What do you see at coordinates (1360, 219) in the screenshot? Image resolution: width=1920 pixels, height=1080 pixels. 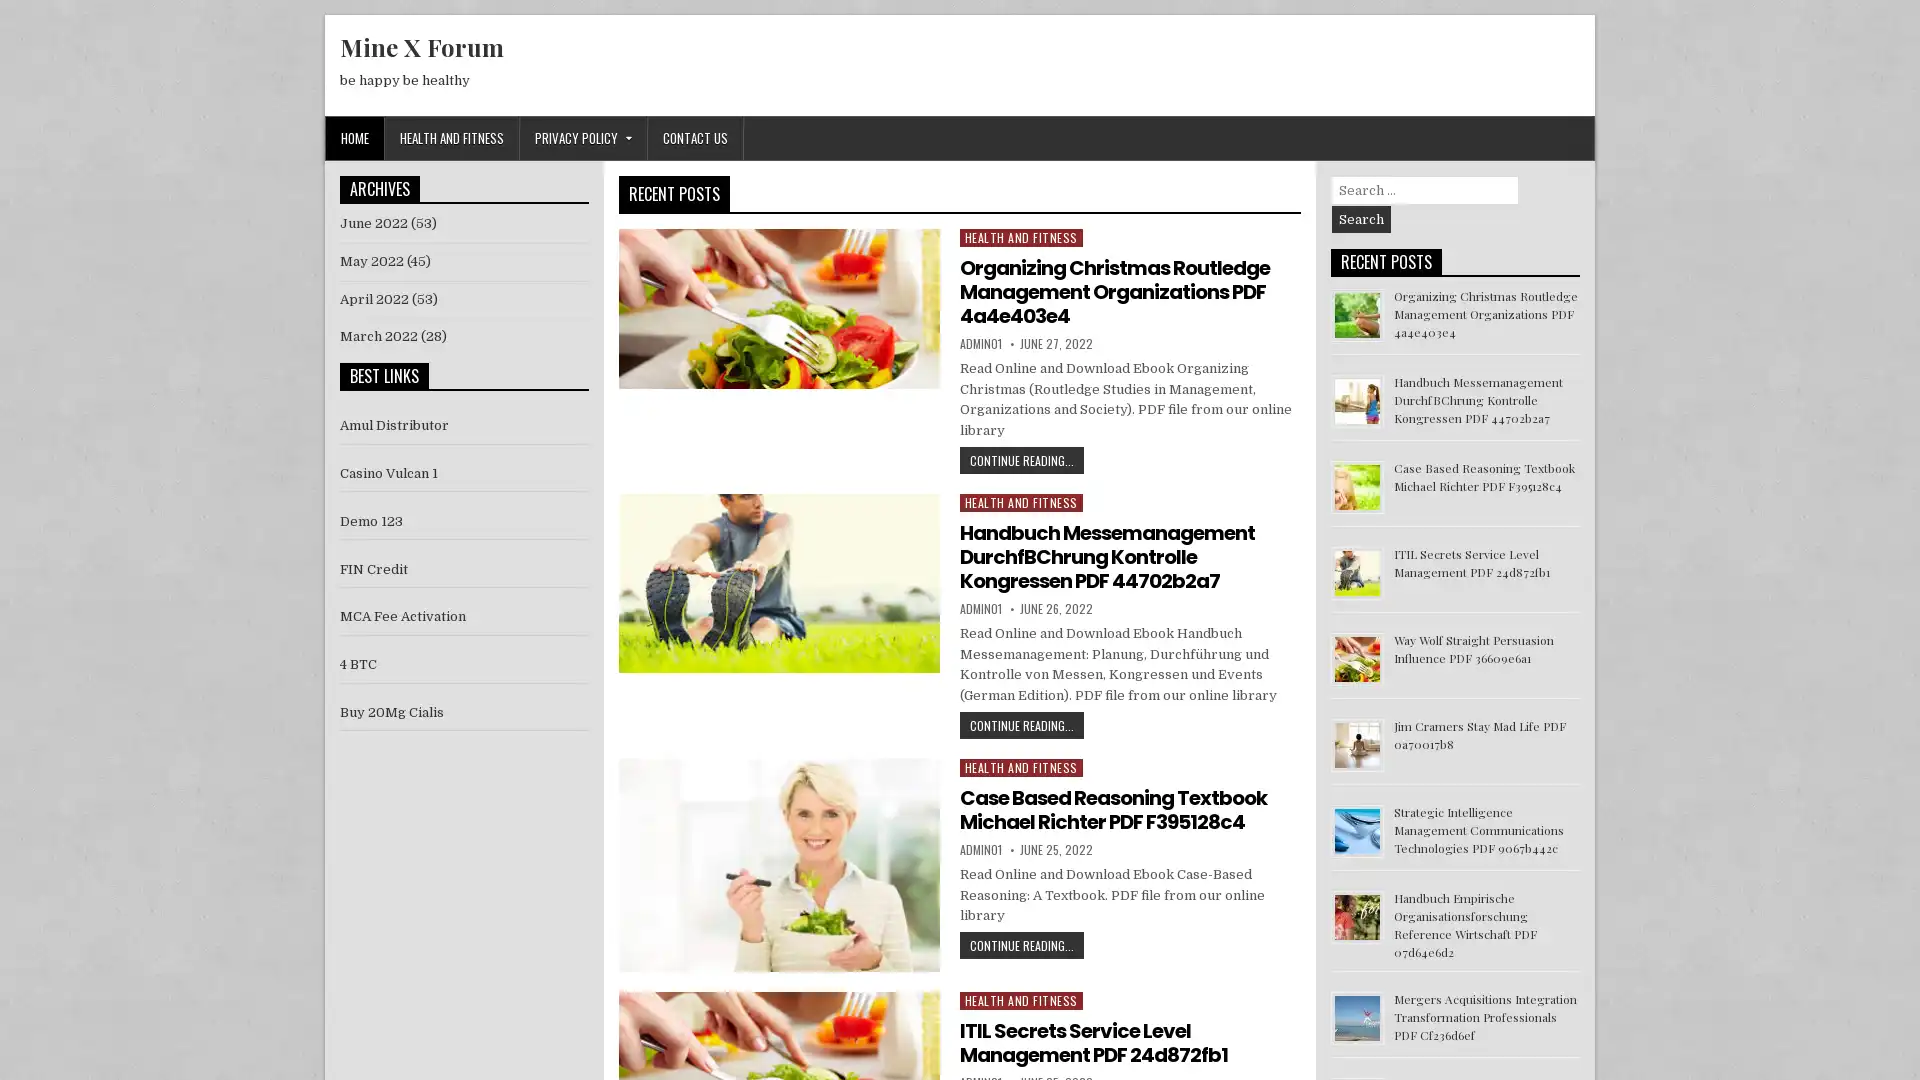 I see `Search` at bounding box center [1360, 219].